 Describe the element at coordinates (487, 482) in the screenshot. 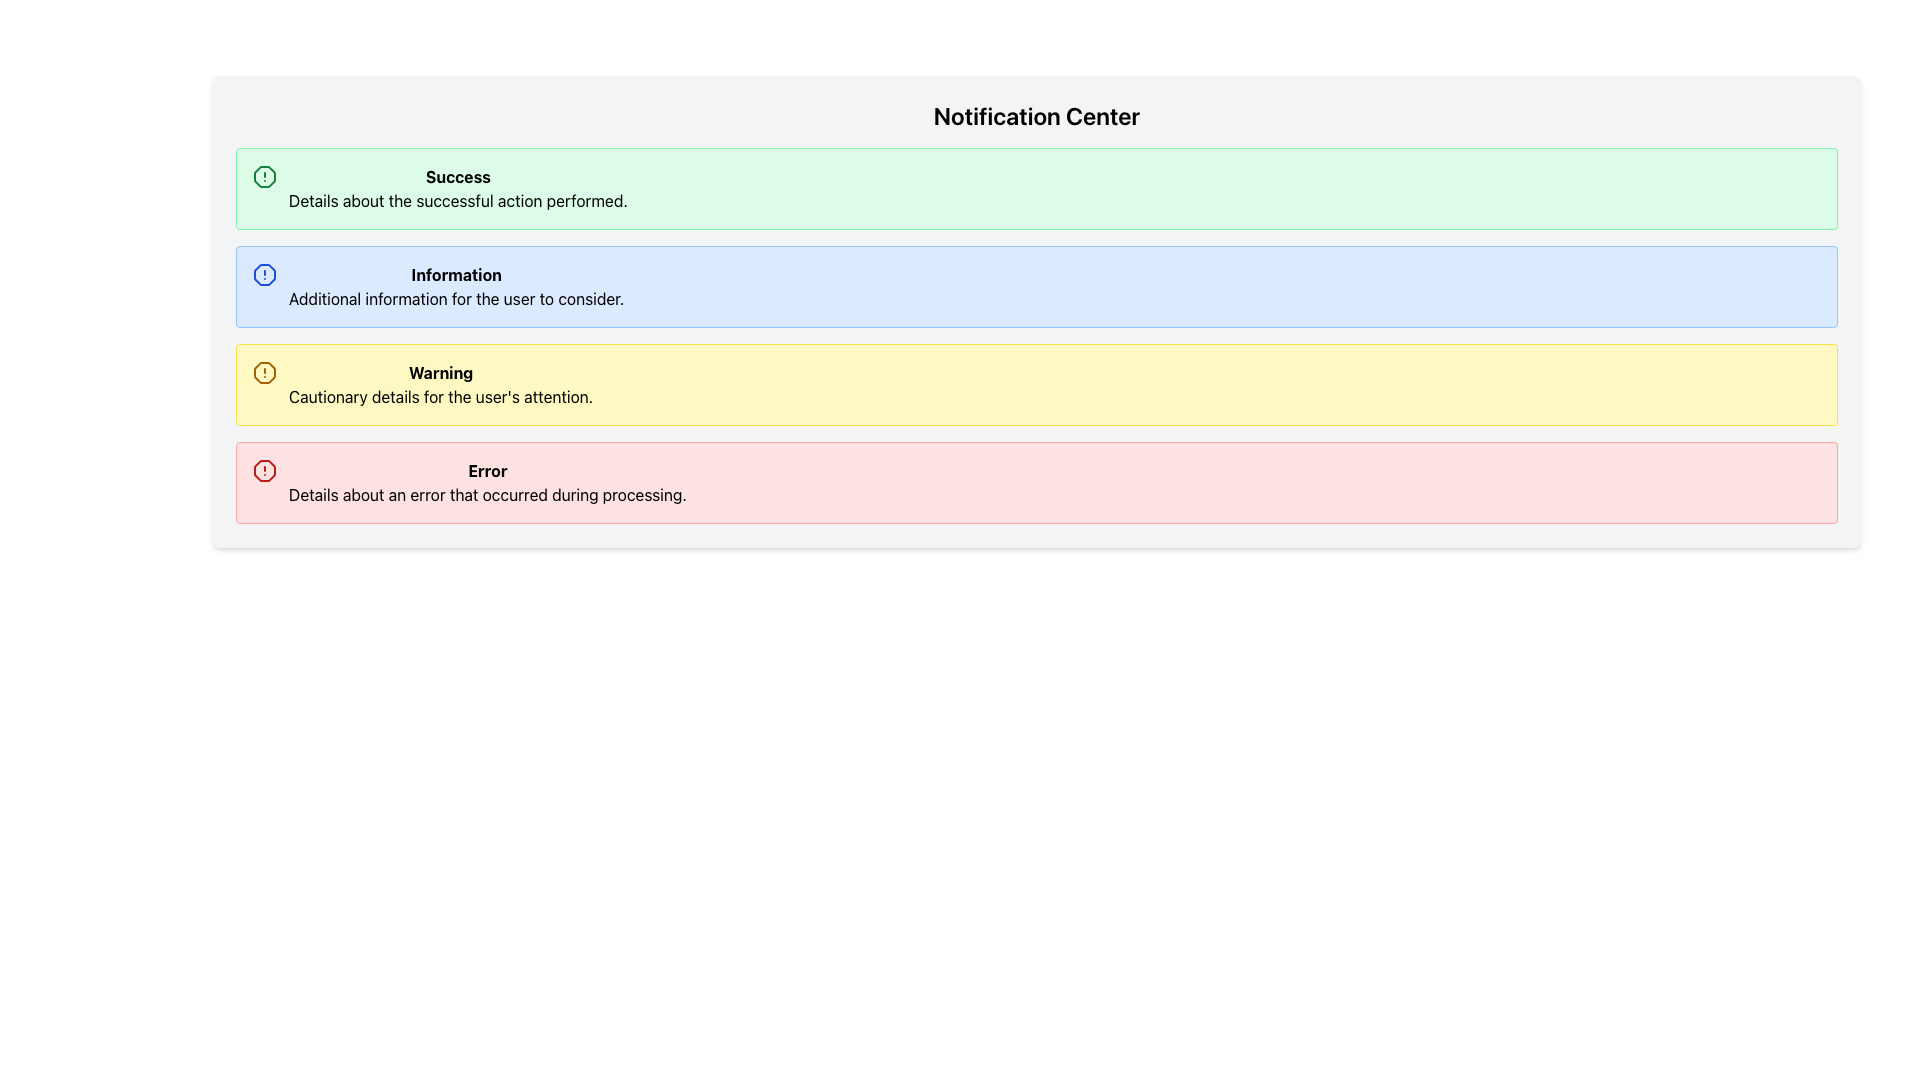

I see `the error displayed in the fourth informational text block located at the lower portion of the notification center section` at that location.